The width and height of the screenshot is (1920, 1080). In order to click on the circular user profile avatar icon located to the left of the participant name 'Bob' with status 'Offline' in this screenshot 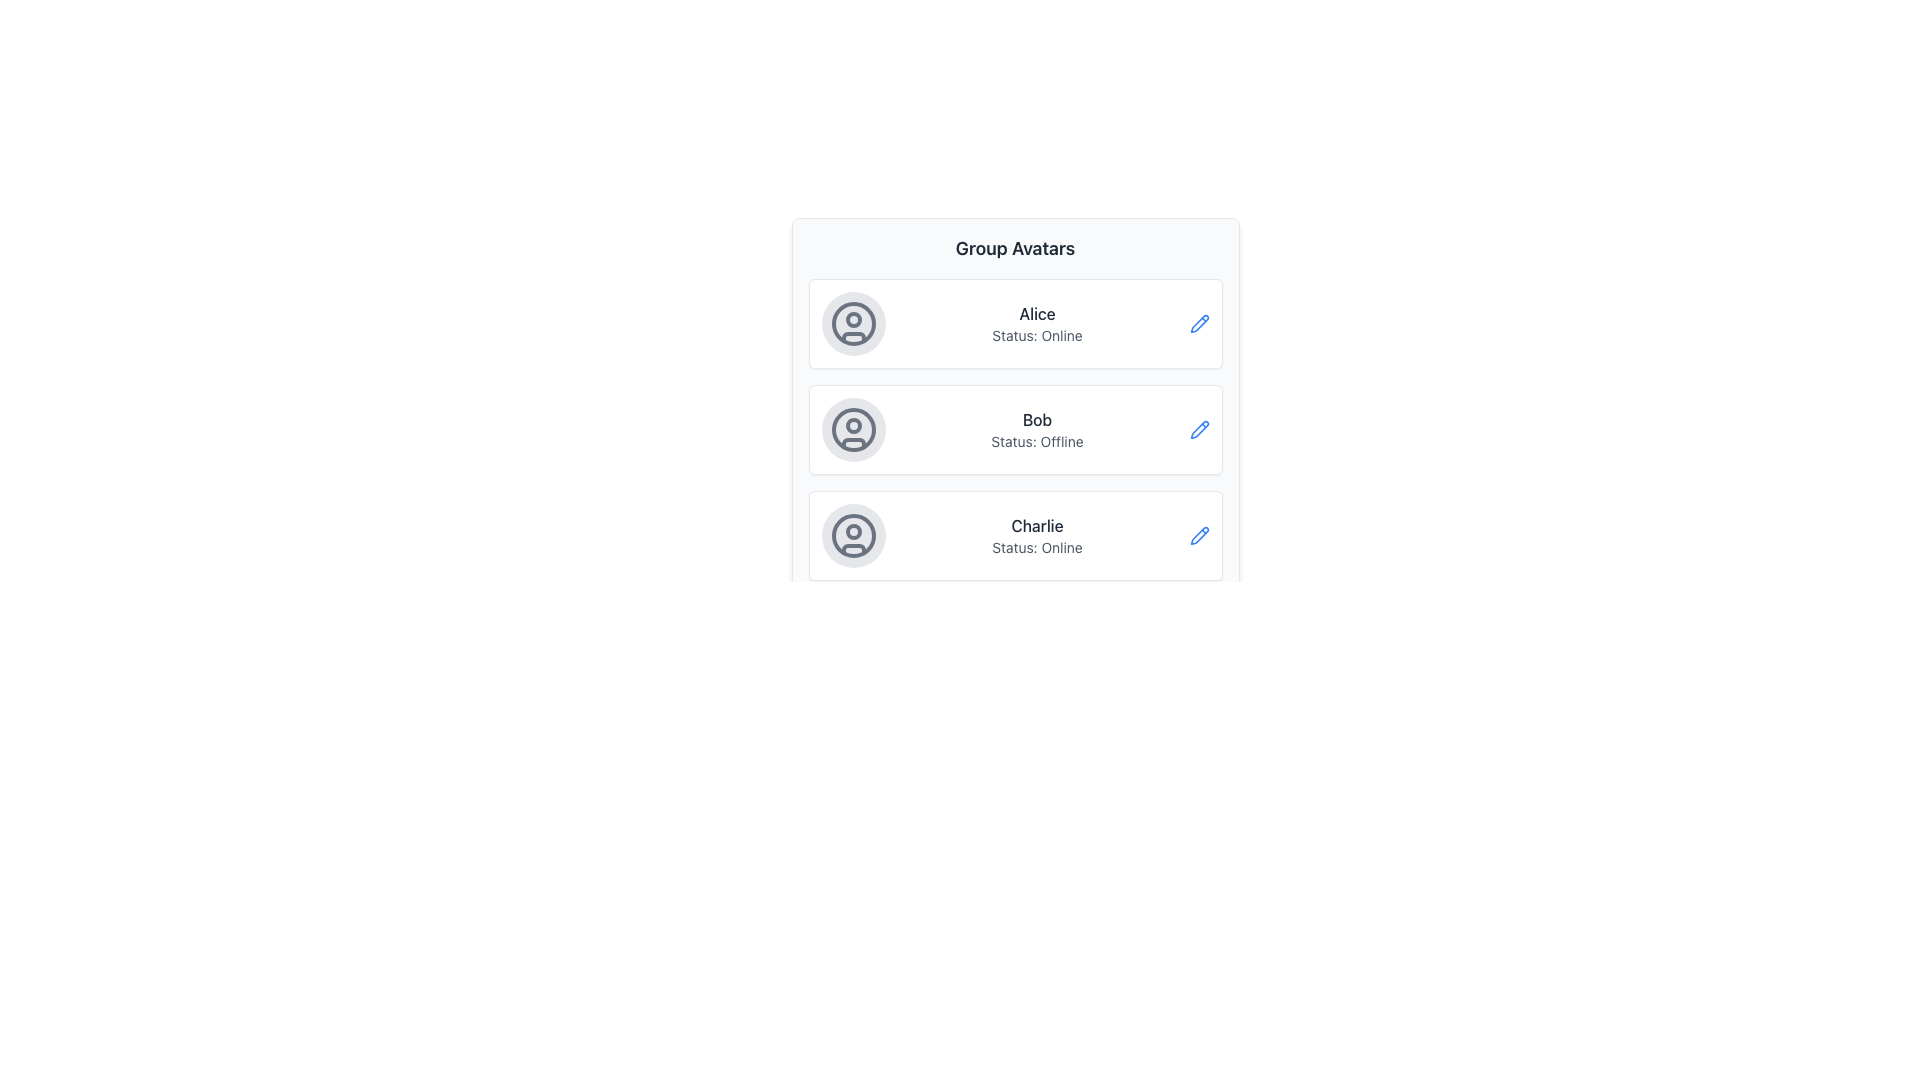, I will do `click(853, 428)`.